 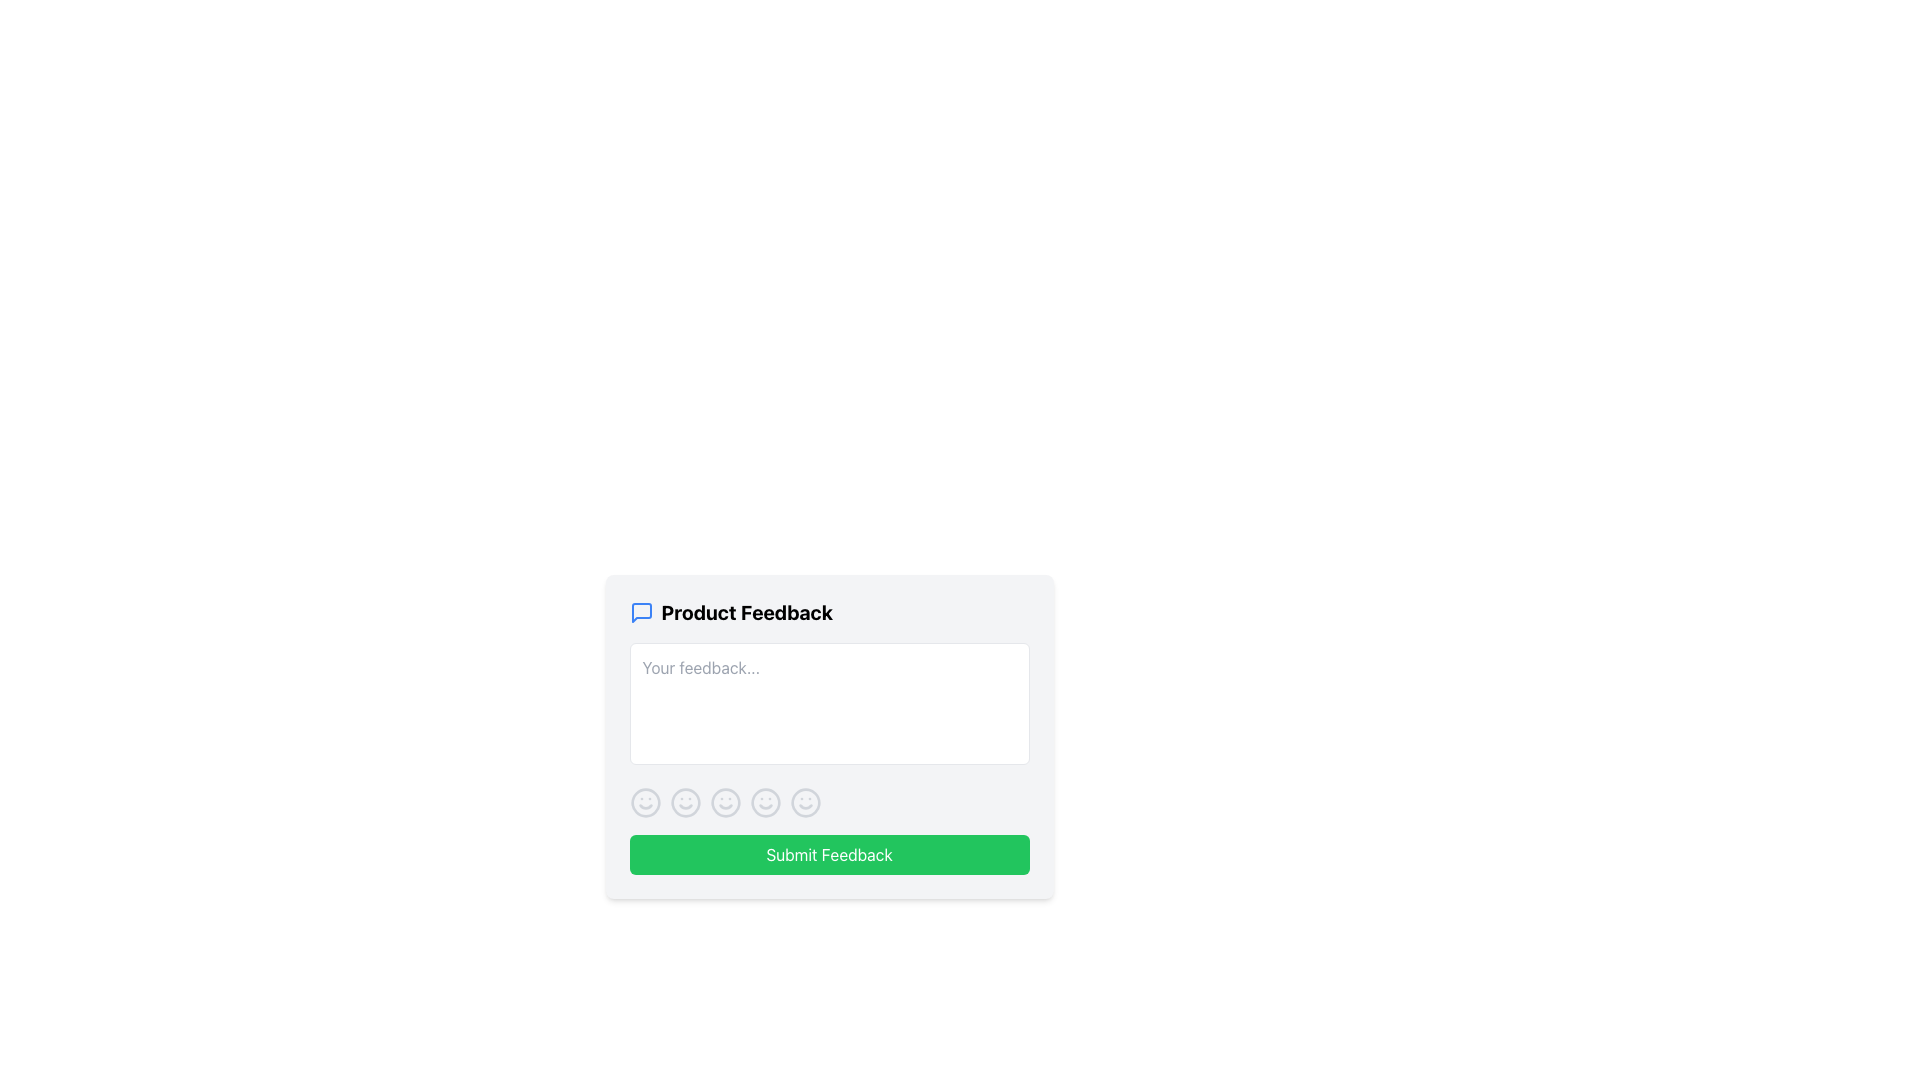 What do you see at coordinates (829, 612) in the screenshot?
I see `the Label with Icon that consists of a blue message bubble icon followed by the bold text 'Product Feedback', located at the top-left section of a card layout` at bounding box center [829, 612].